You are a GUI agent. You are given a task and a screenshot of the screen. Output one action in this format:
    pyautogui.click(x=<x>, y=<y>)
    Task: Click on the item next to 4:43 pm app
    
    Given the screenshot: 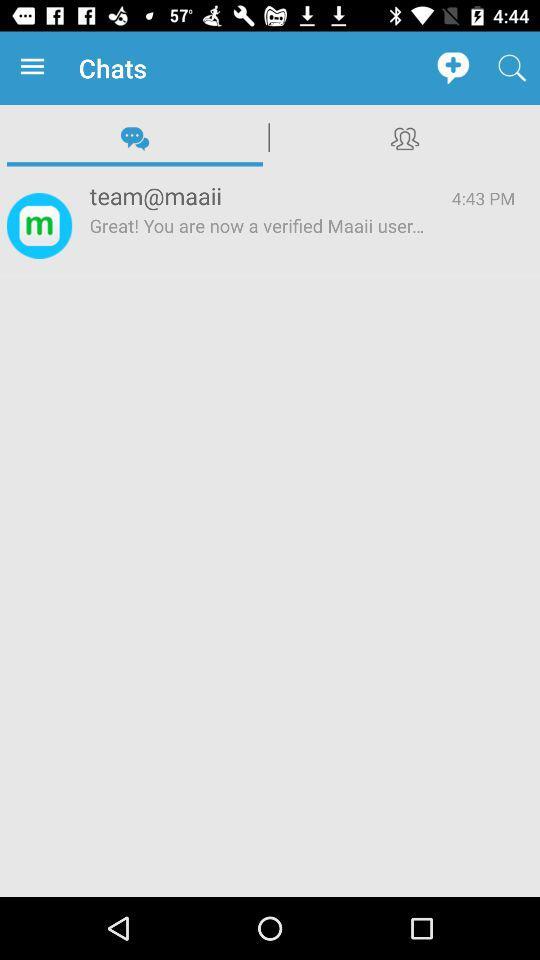 What is the action you would take?
    pyautogui.click(x=258, y=195)
    